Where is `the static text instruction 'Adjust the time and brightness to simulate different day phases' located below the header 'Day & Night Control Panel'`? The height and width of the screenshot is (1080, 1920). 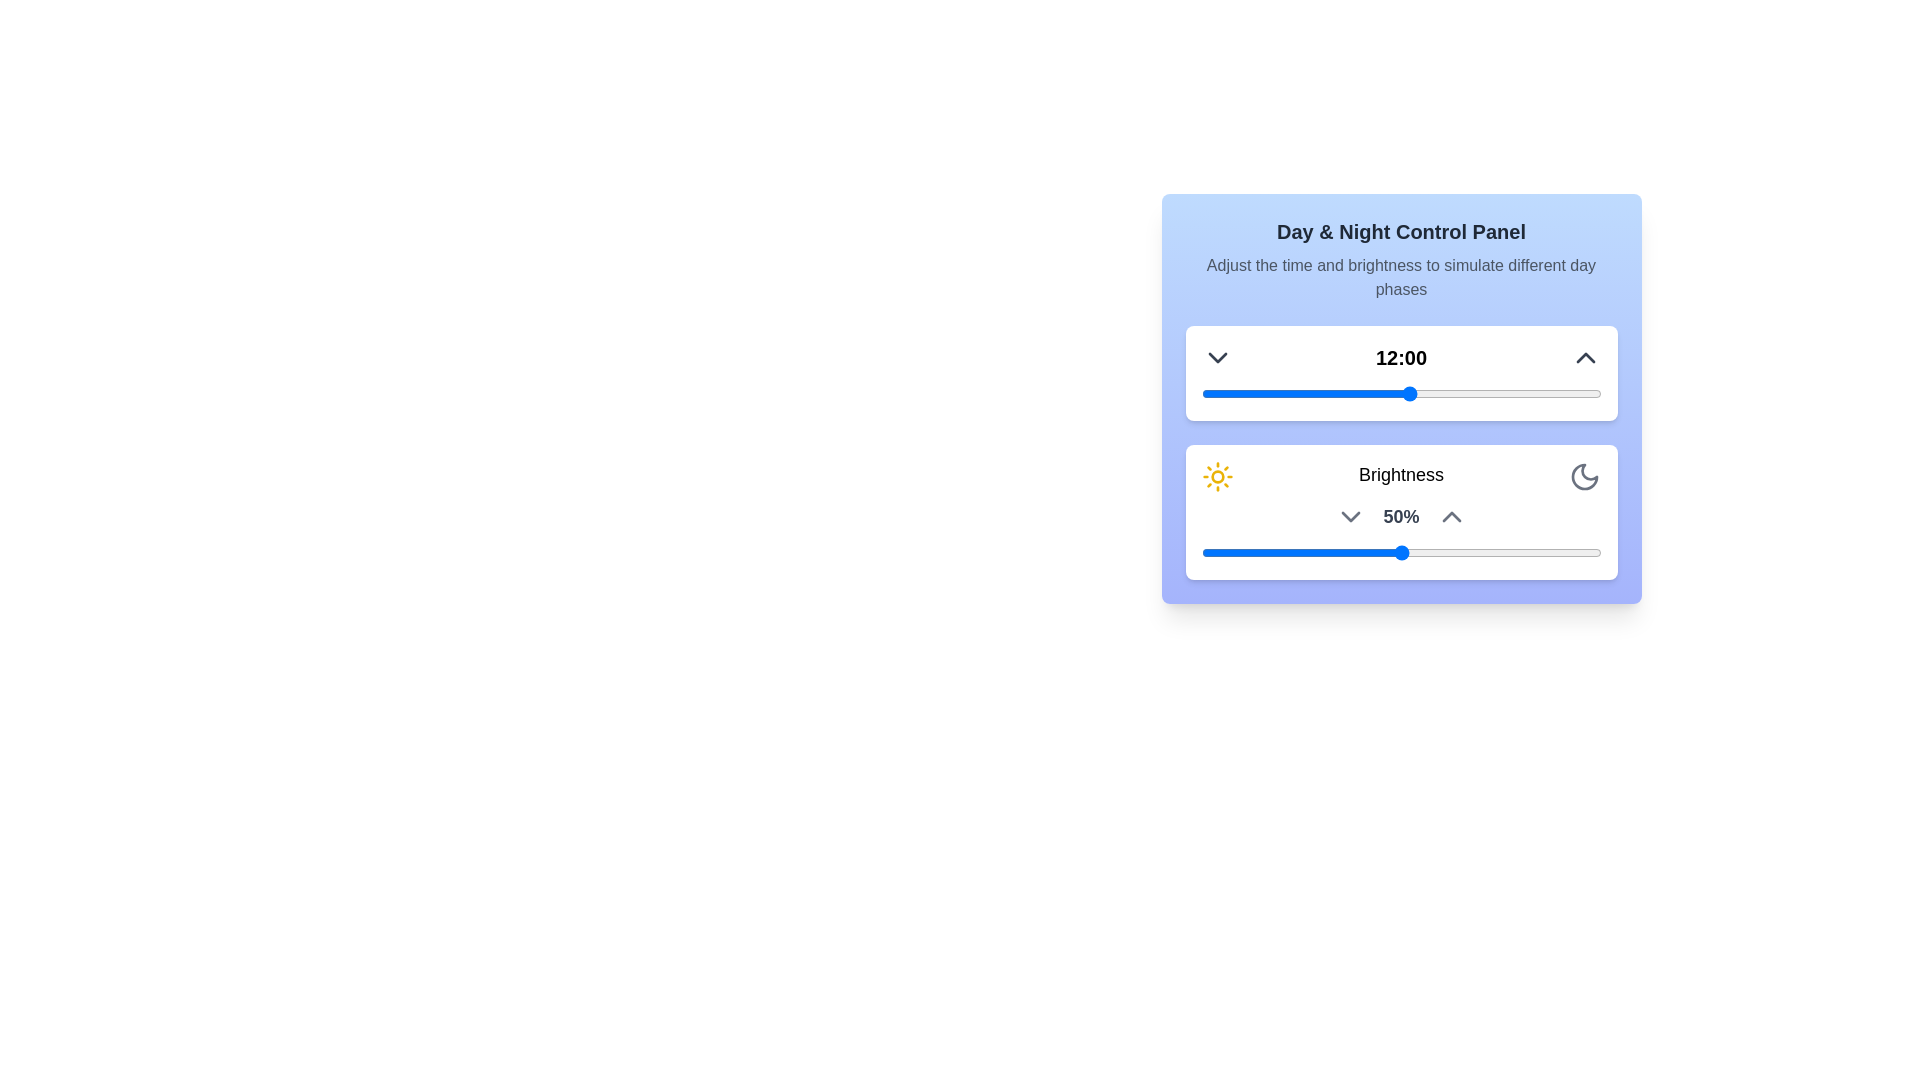
the static text instruction 'Adjust the time and brightness to simulate different day phases' located below the header 'Day & Night Control Panel' is located at coordinates (1400, 277).